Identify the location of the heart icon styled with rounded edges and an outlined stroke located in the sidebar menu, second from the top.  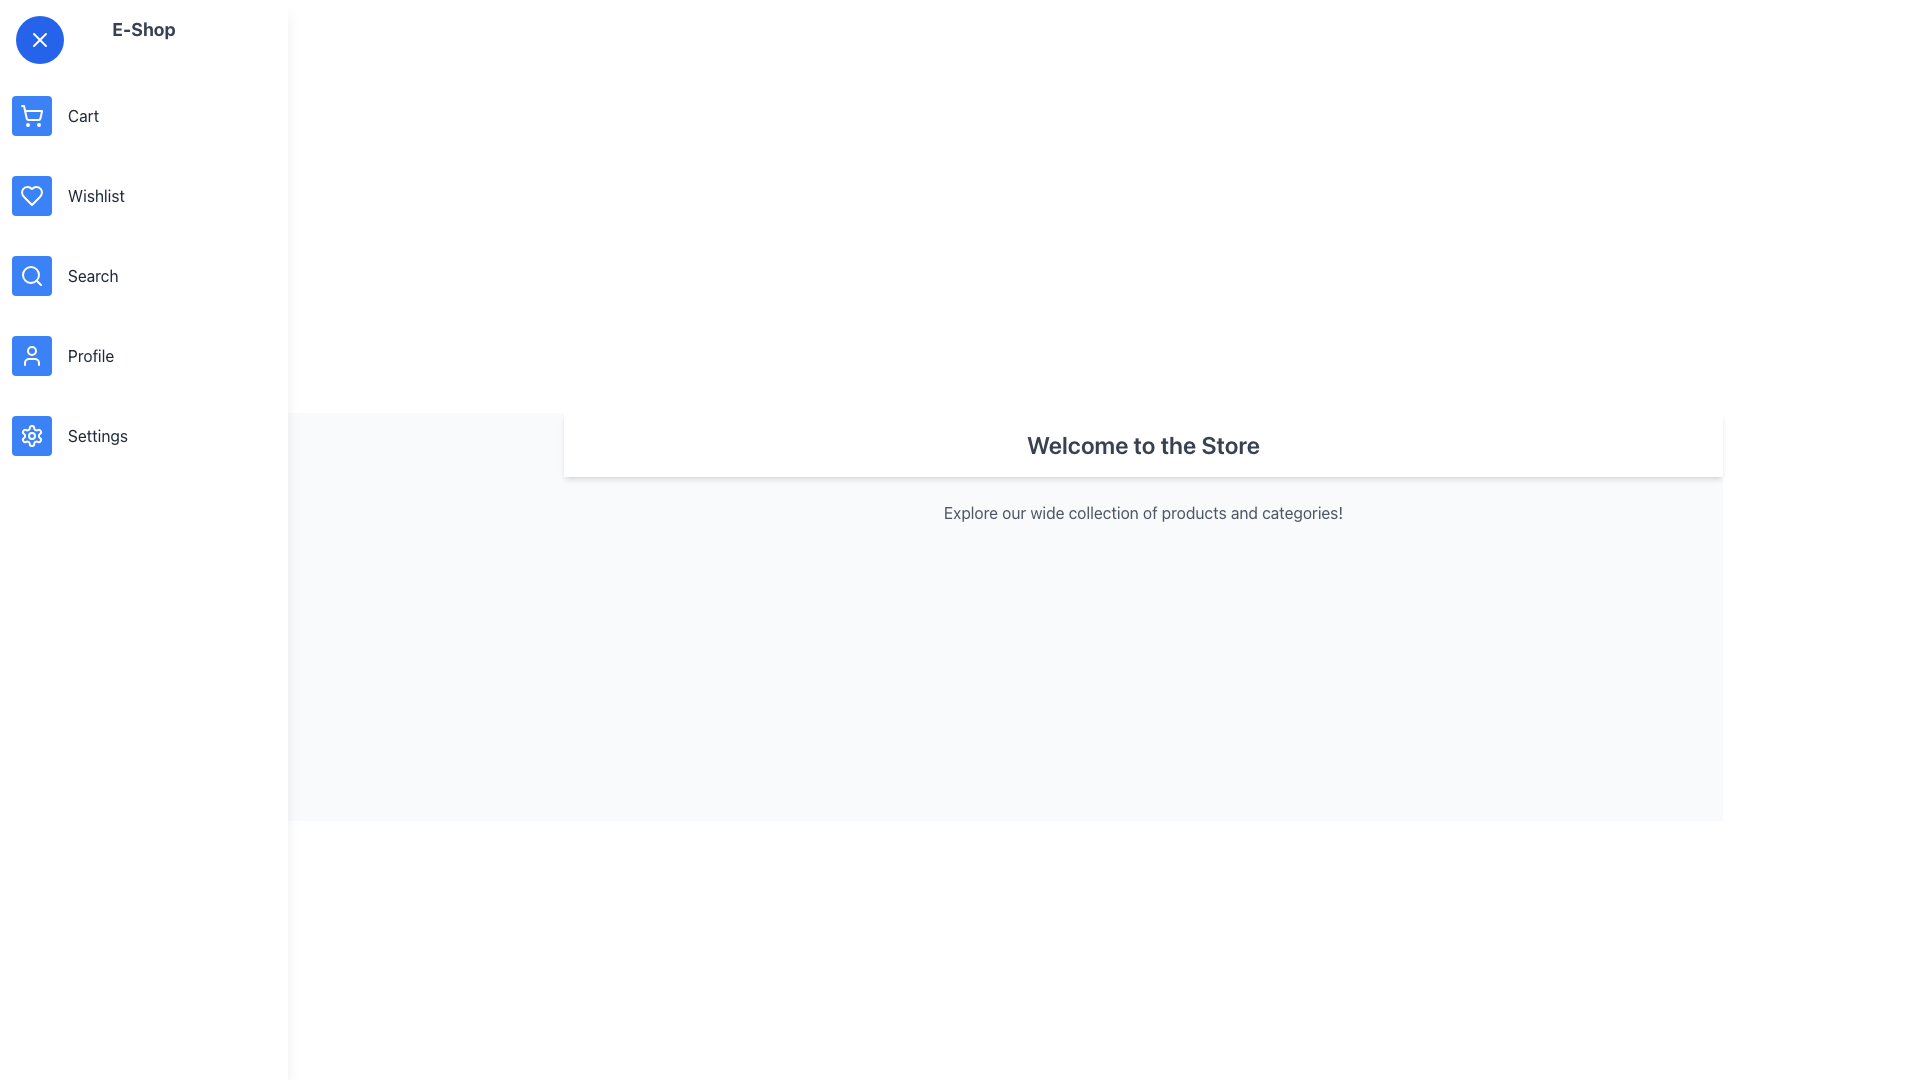
(32, 196).